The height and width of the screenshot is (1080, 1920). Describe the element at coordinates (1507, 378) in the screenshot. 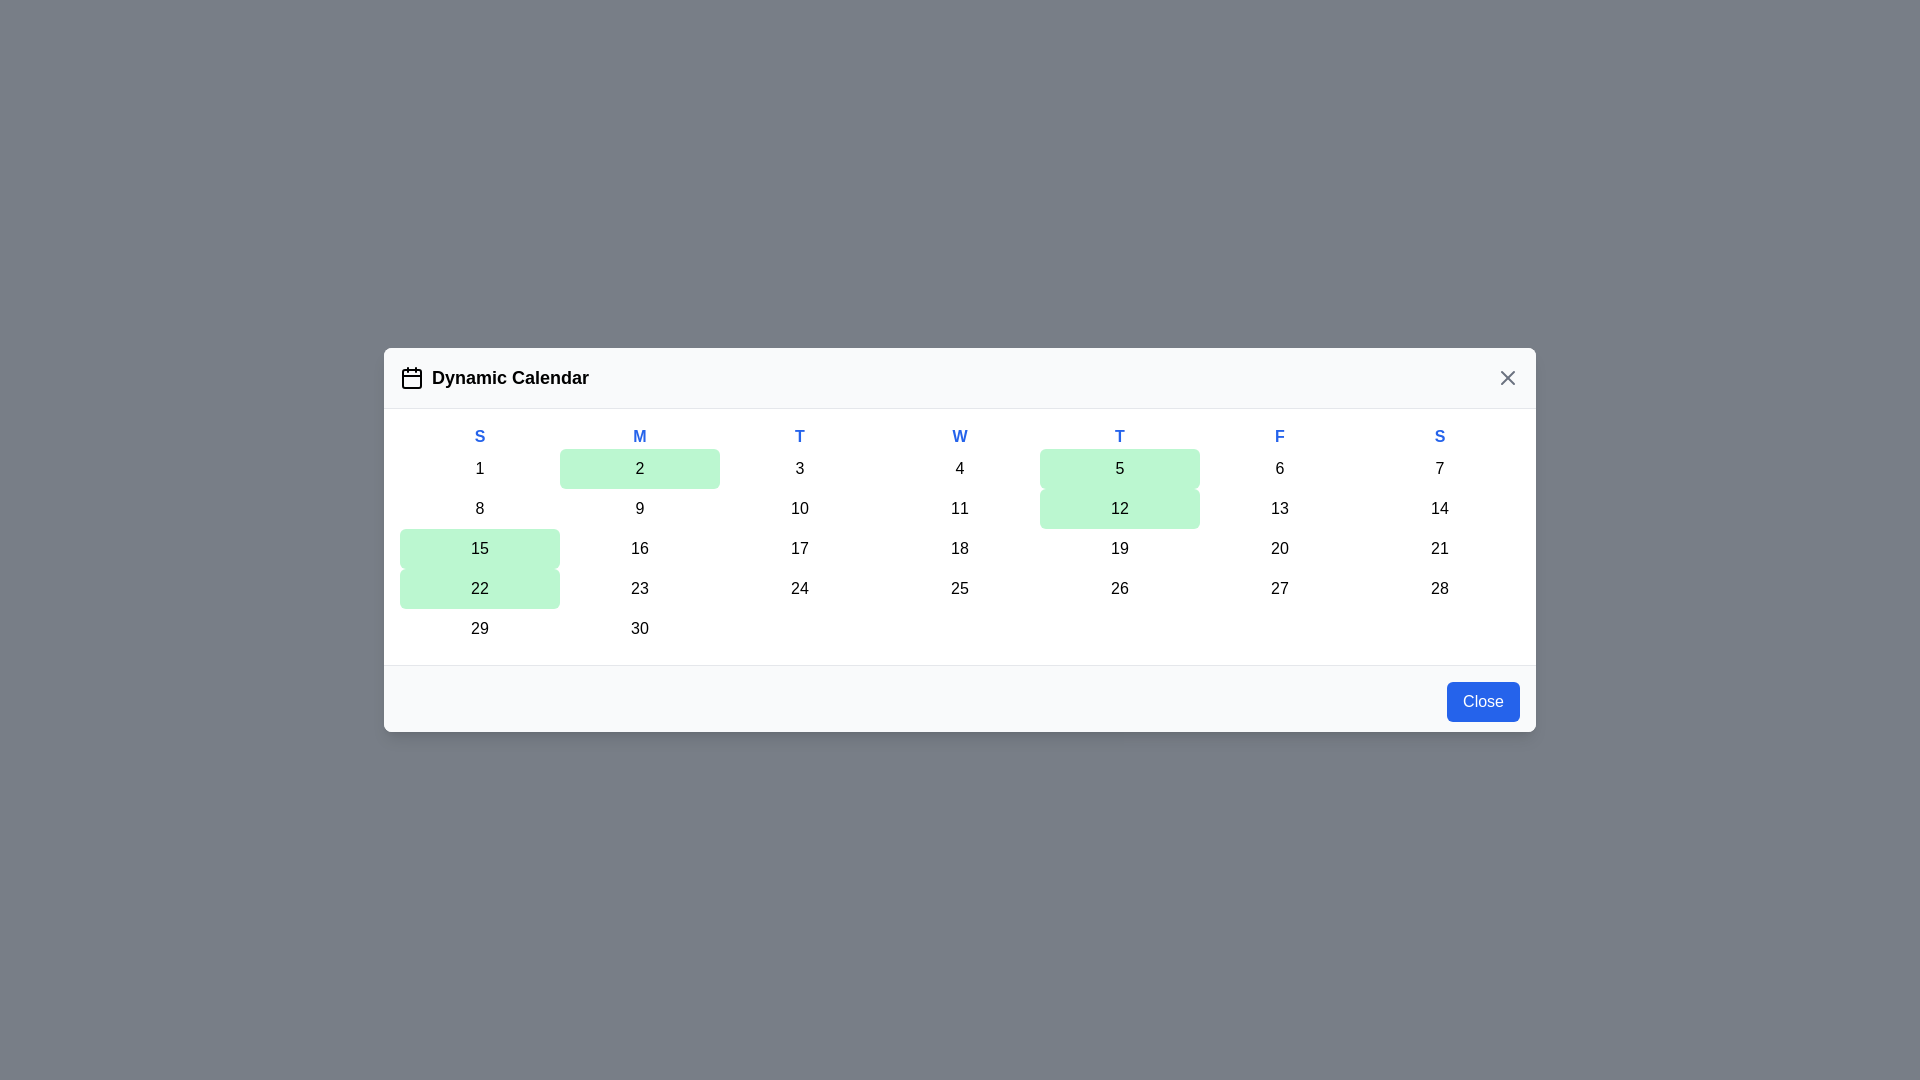

I see `the 'X' button to close the calendar` at that location.